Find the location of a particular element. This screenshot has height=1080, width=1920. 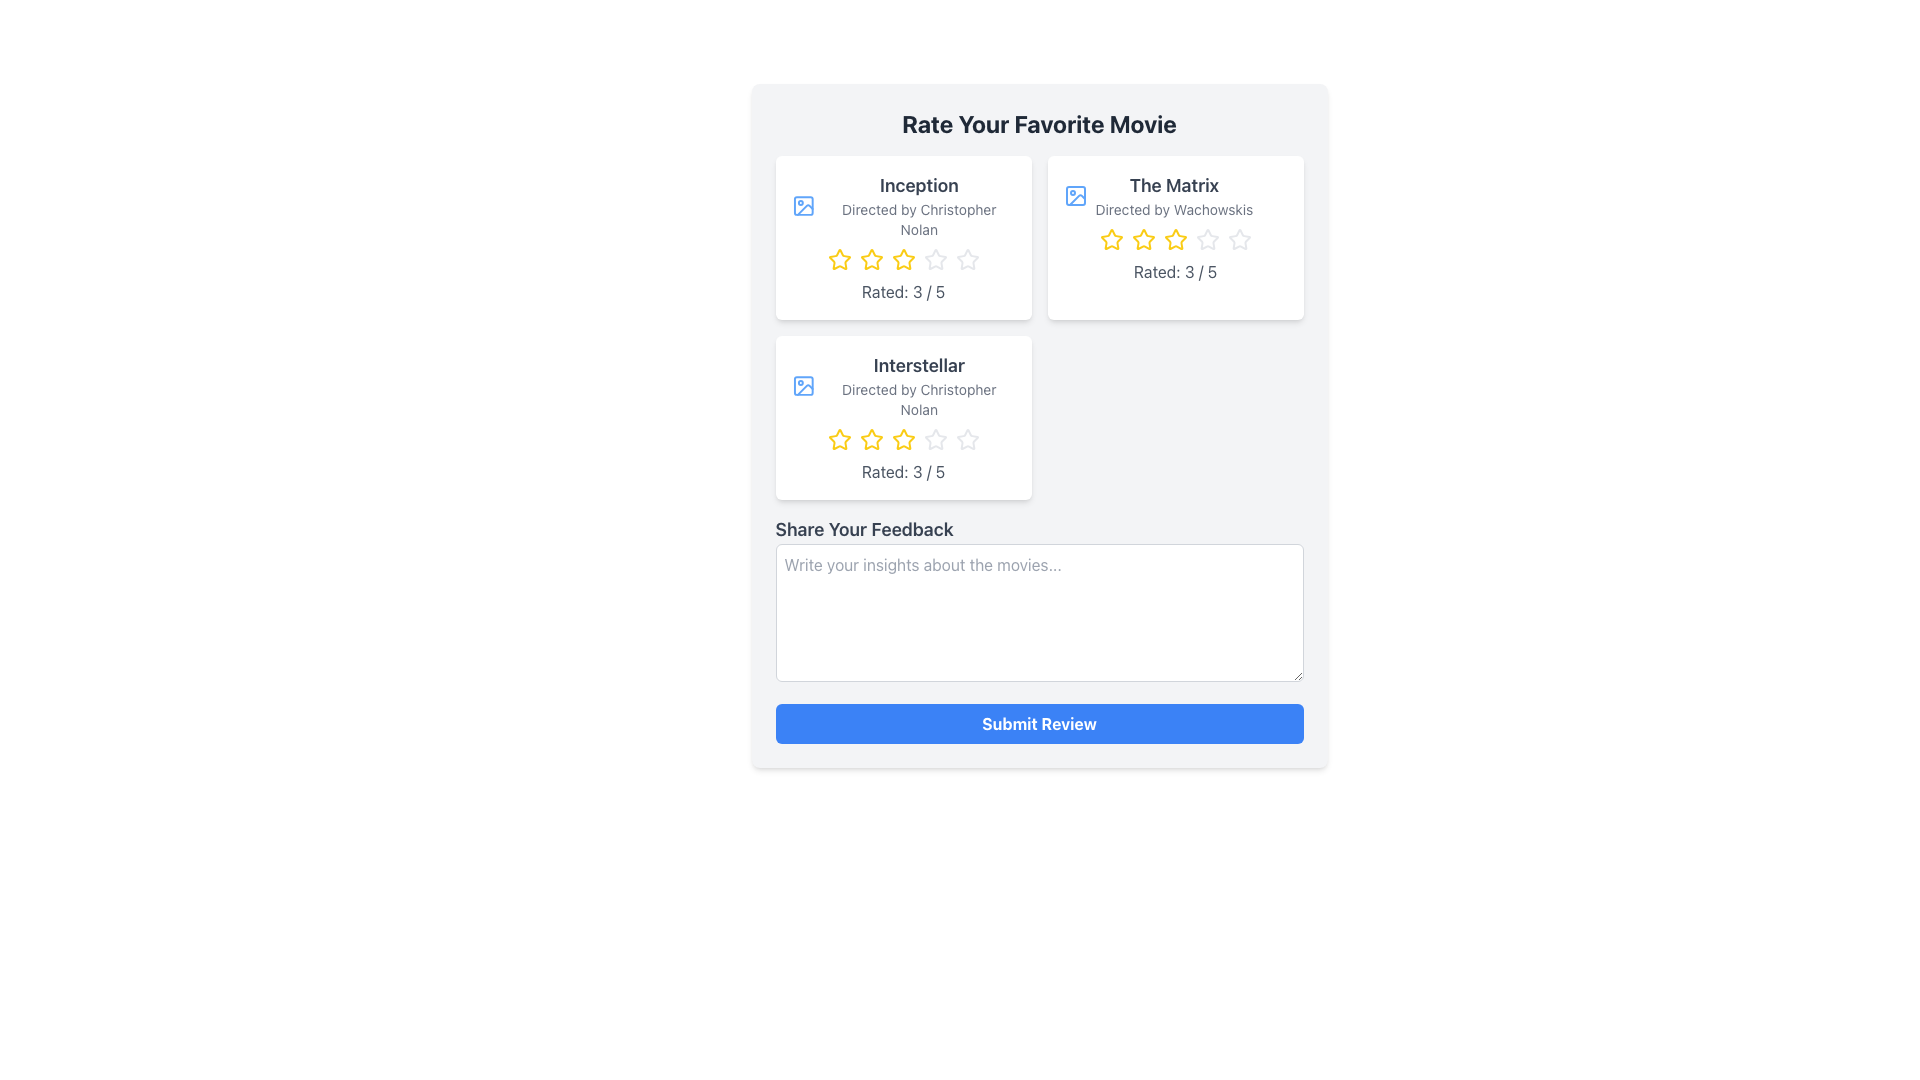

the third star in the five-star rating system for the movie 'Inception' is located at coordinates (902, 258).